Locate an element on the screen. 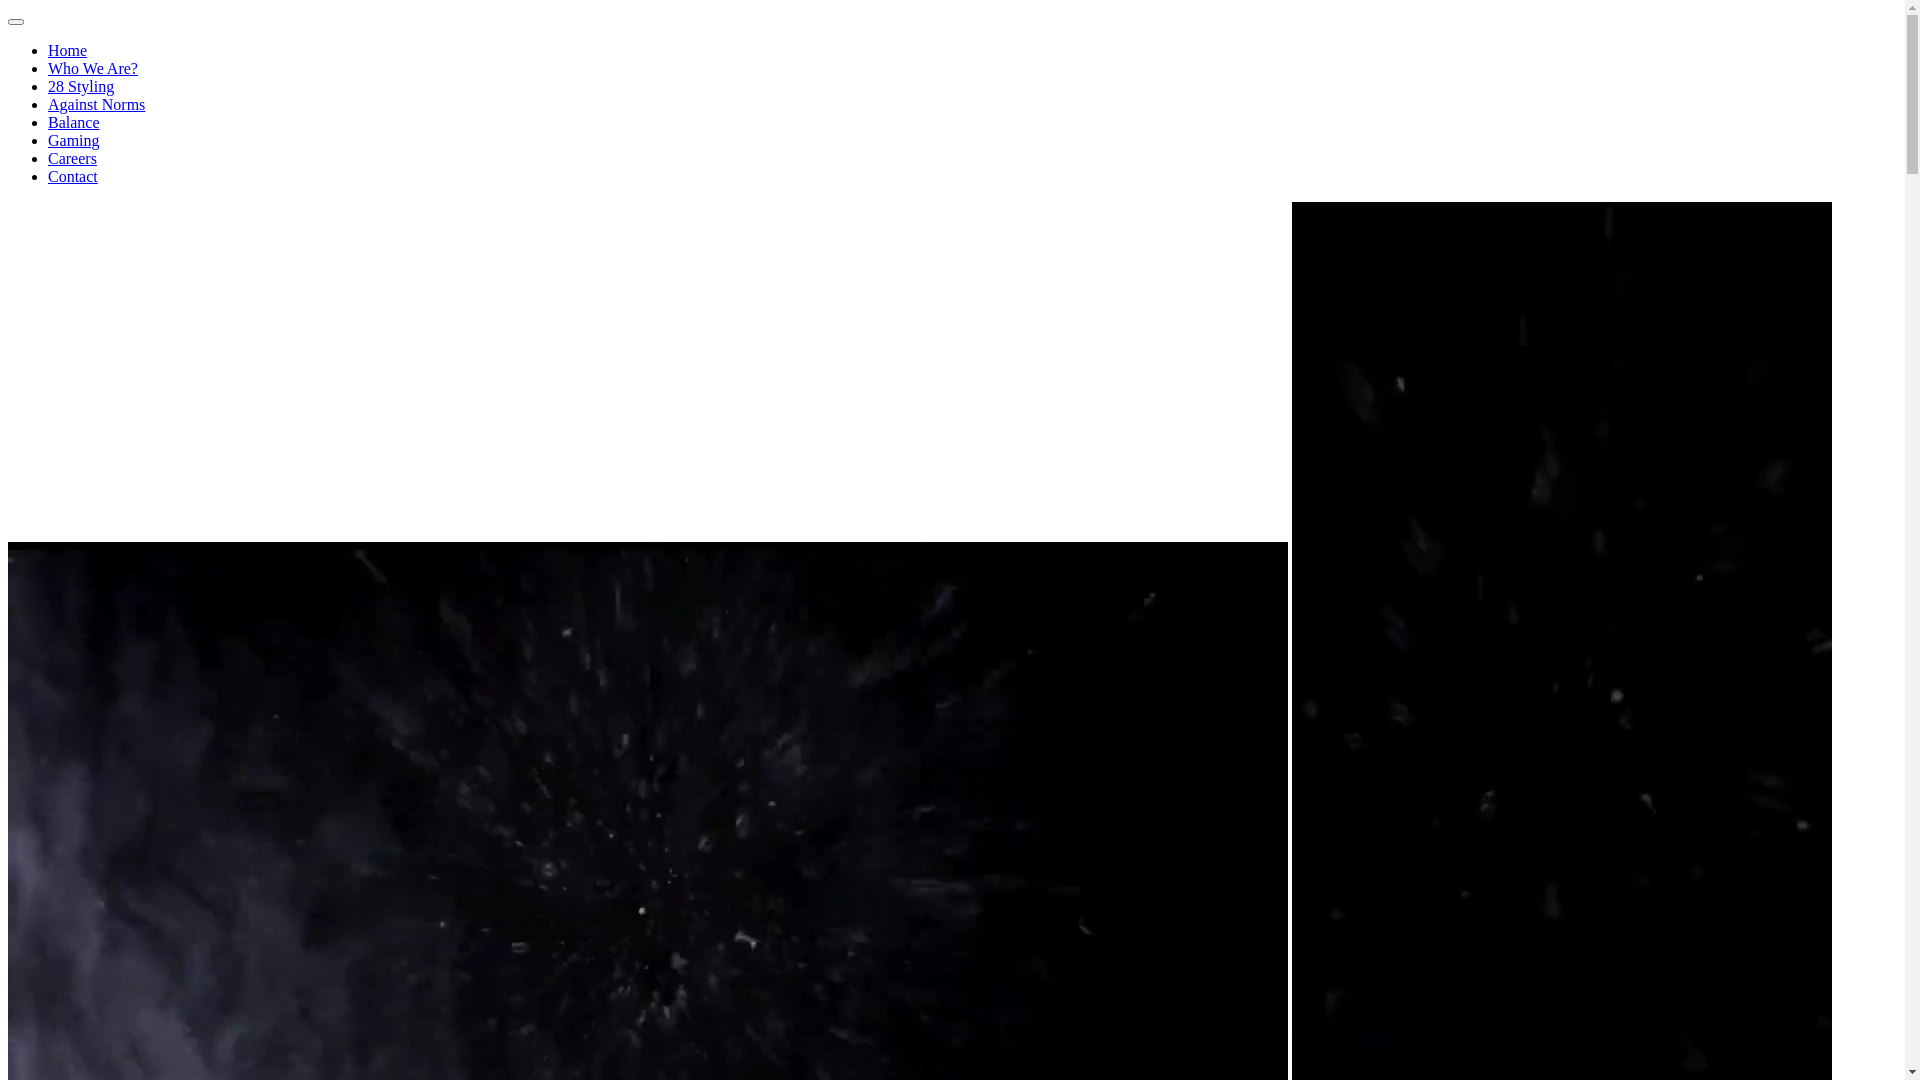 Image resolution: width=1920 pixels, height=1080 pixels. 'Who We Are?' is located at coordinates (91, 67).